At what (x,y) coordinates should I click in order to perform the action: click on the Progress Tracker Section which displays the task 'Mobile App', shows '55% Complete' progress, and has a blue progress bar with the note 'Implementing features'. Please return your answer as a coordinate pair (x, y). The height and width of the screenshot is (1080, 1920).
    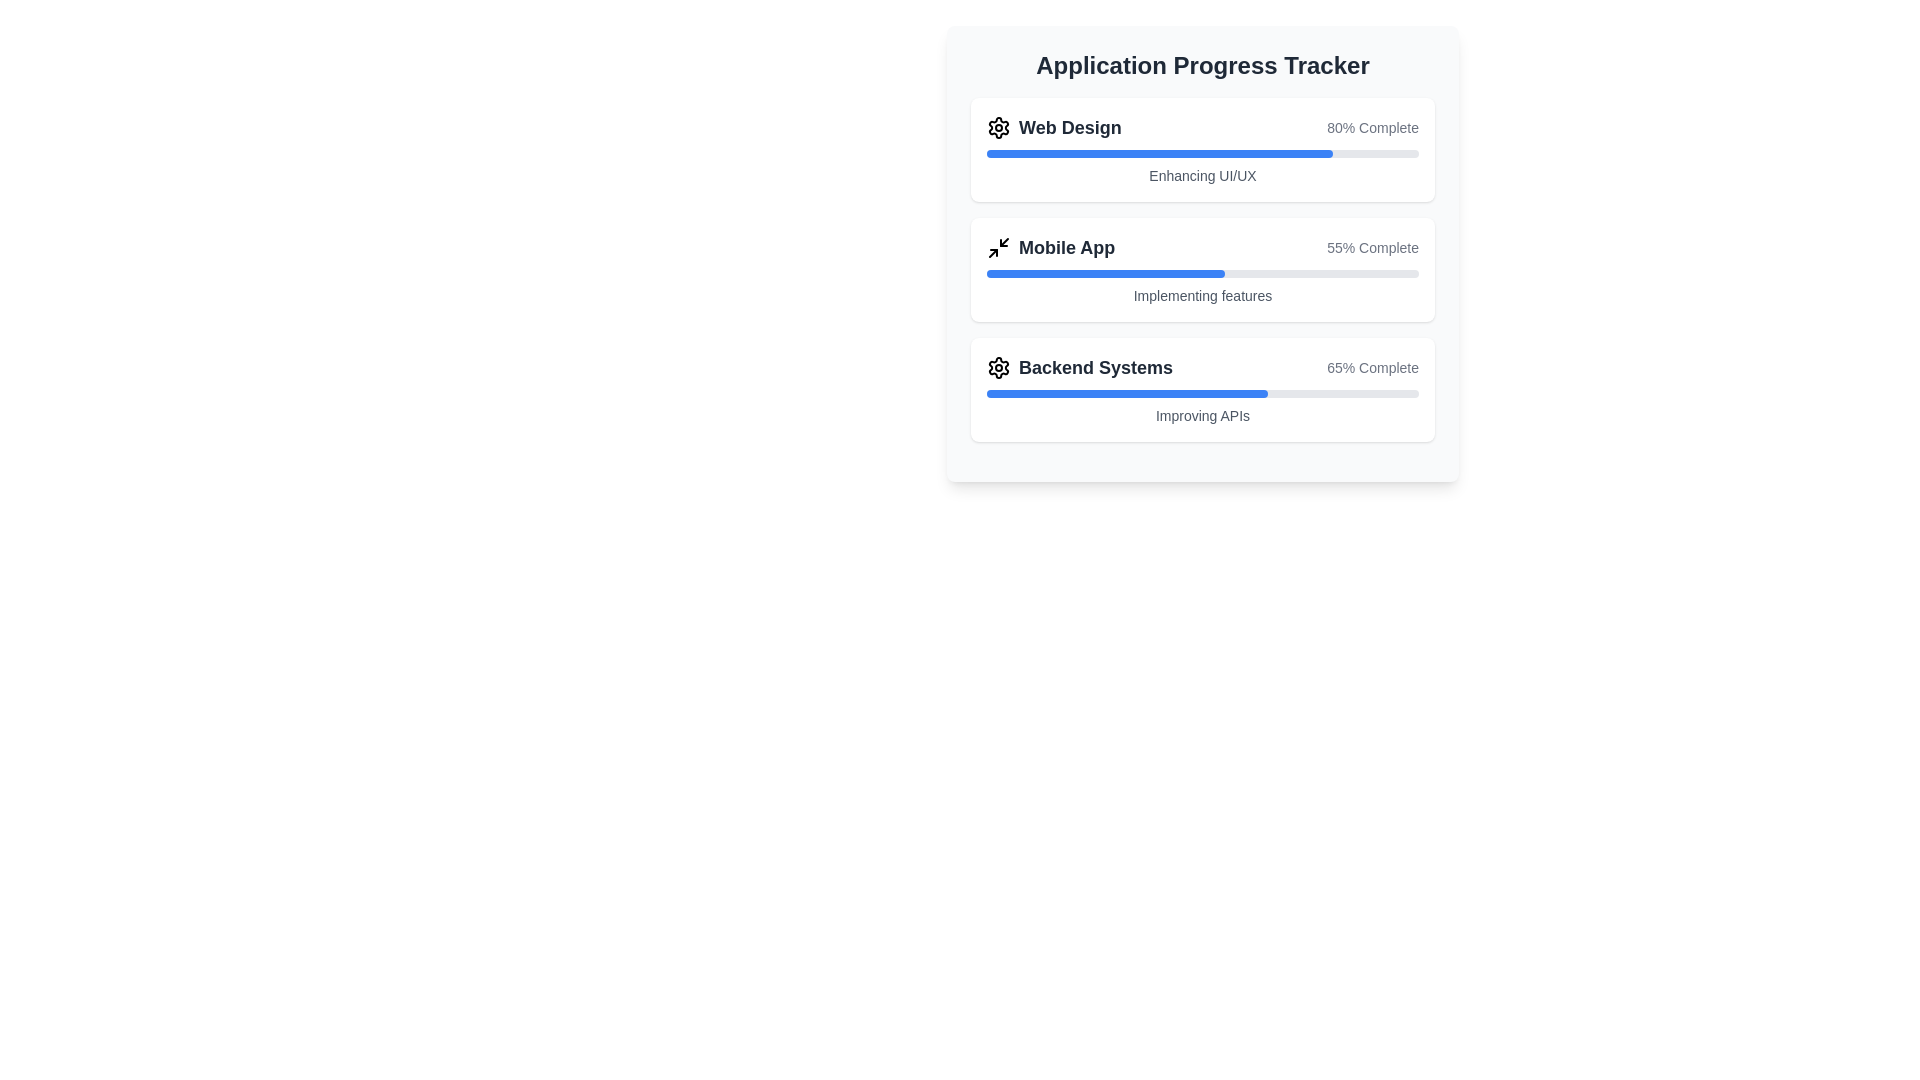
    Looking at the image, I should click on (1202, 270).